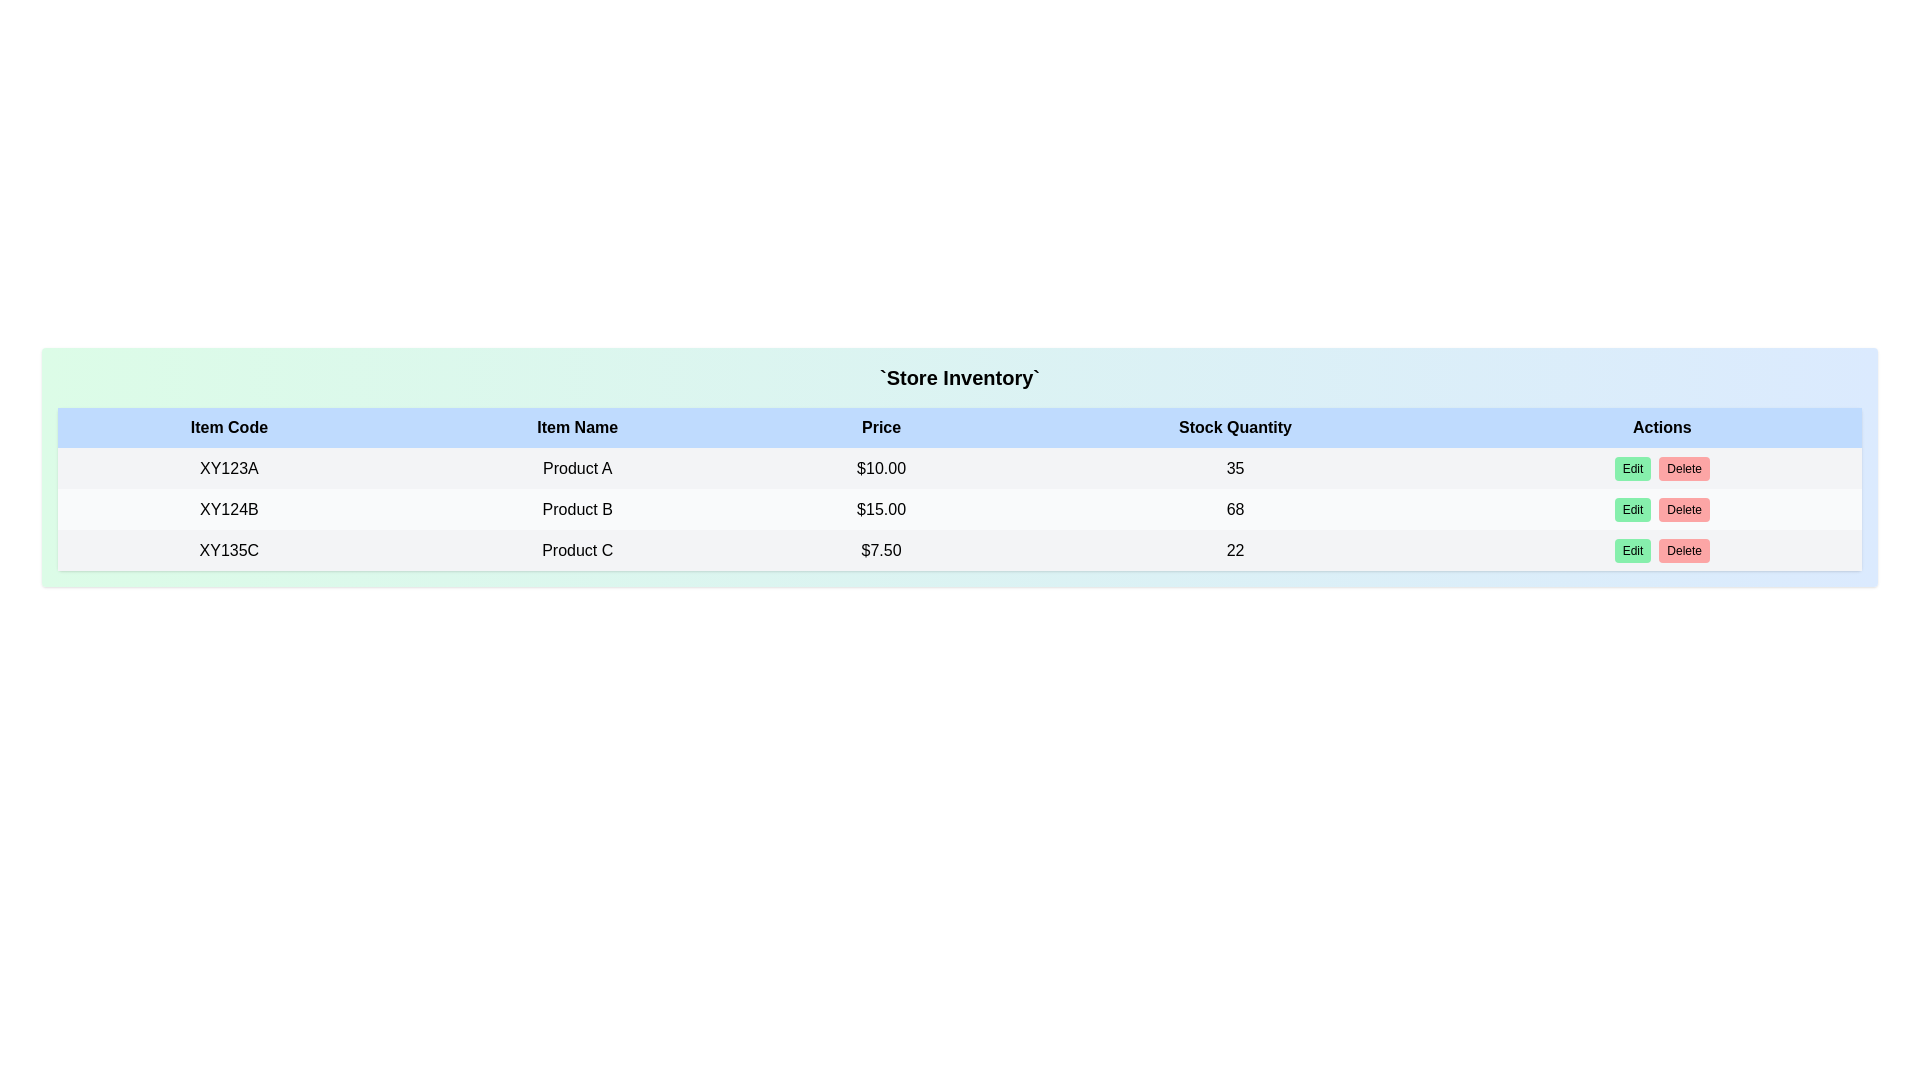 Image resolution: width=1920 pixels, height=1080 pixels. I want to click on the edit button located in the 'Actions' column of the second row associated with 'Product B' to observe the hover styling, so click(1632, 508).